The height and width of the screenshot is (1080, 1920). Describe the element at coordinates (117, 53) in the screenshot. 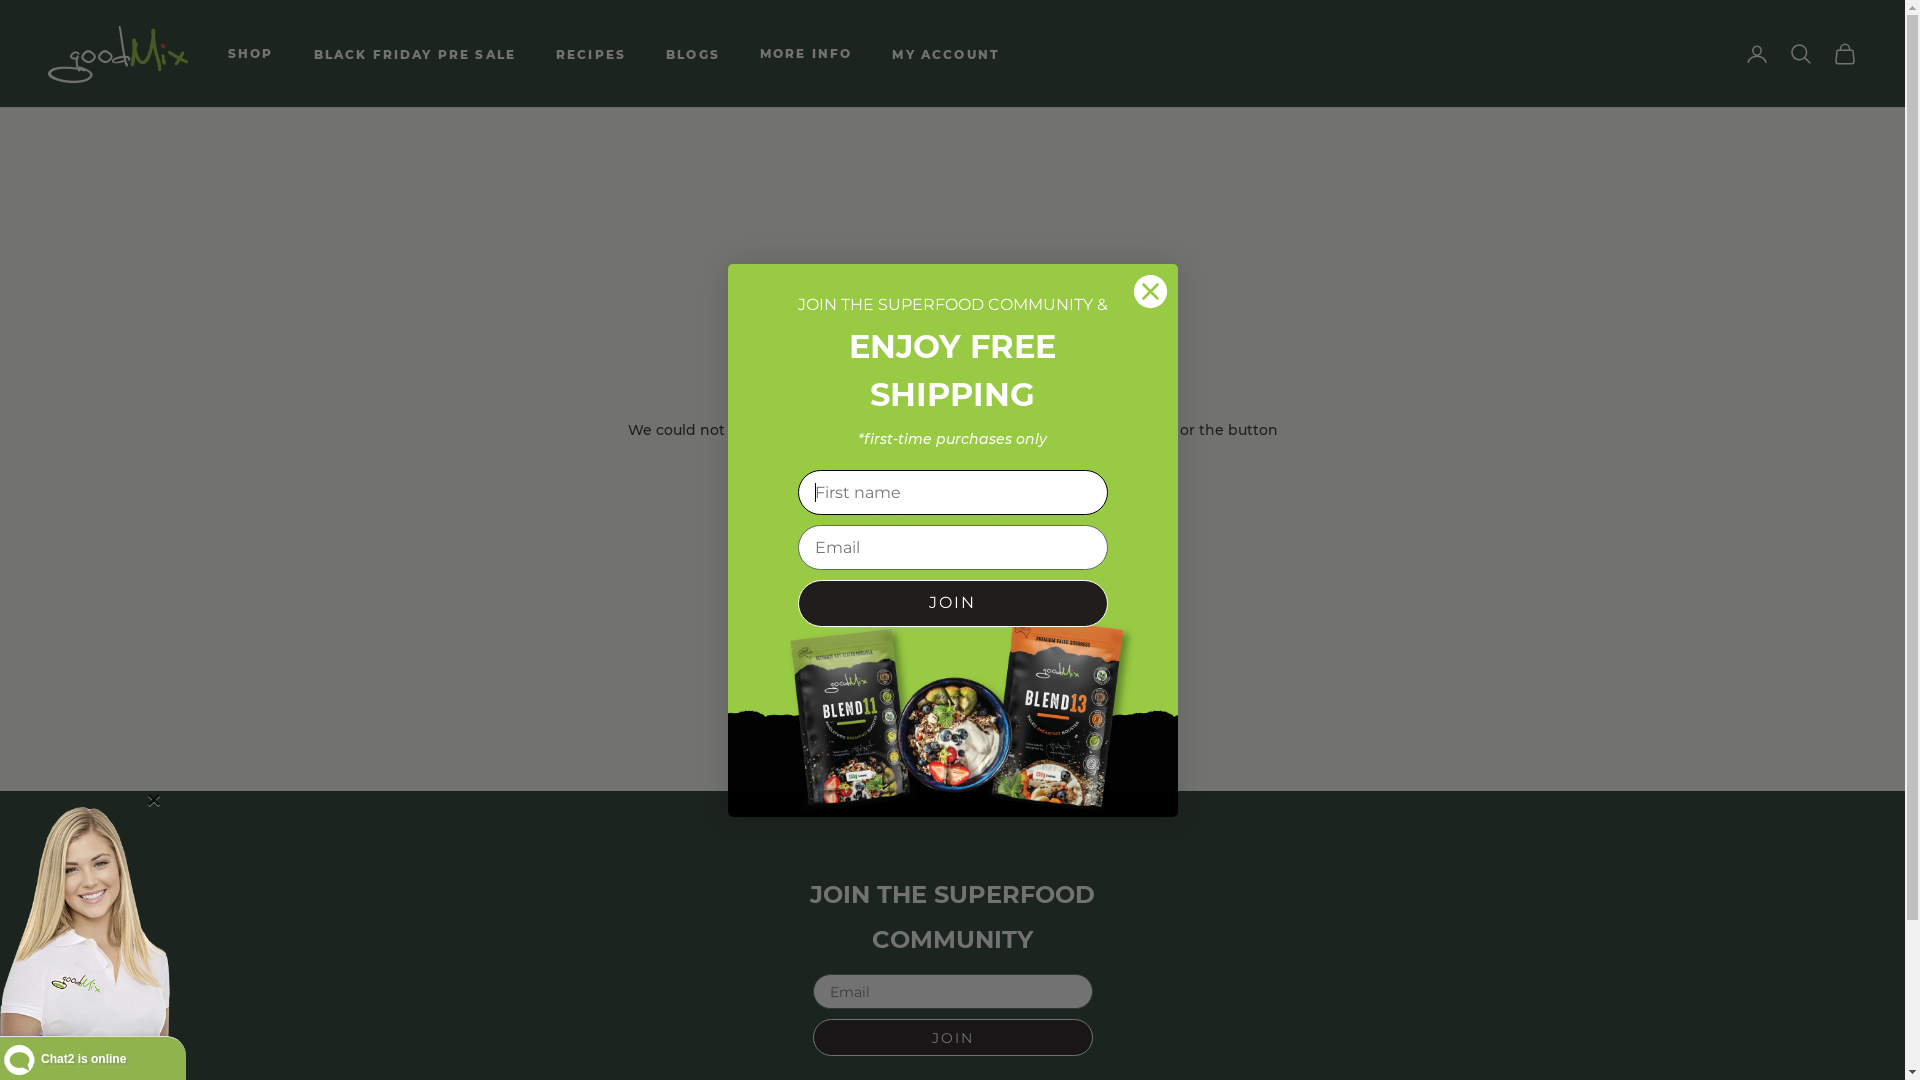

I see `'goodMix Superfoods'` at that location.